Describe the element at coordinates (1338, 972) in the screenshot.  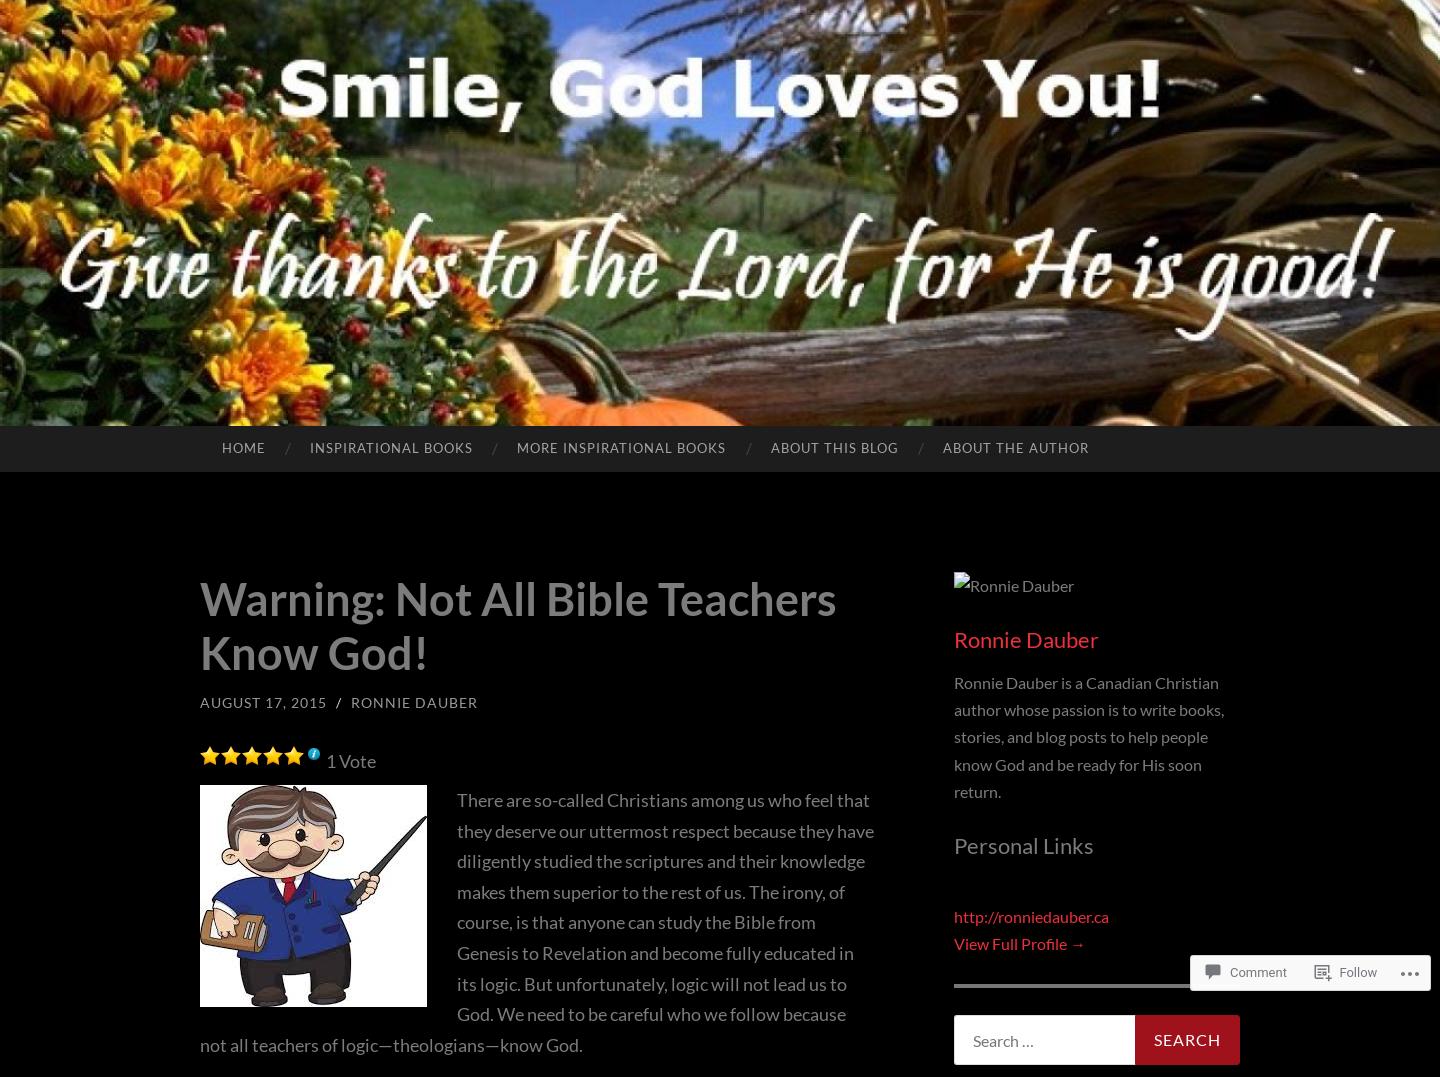
I see `'Follow'` at that location.